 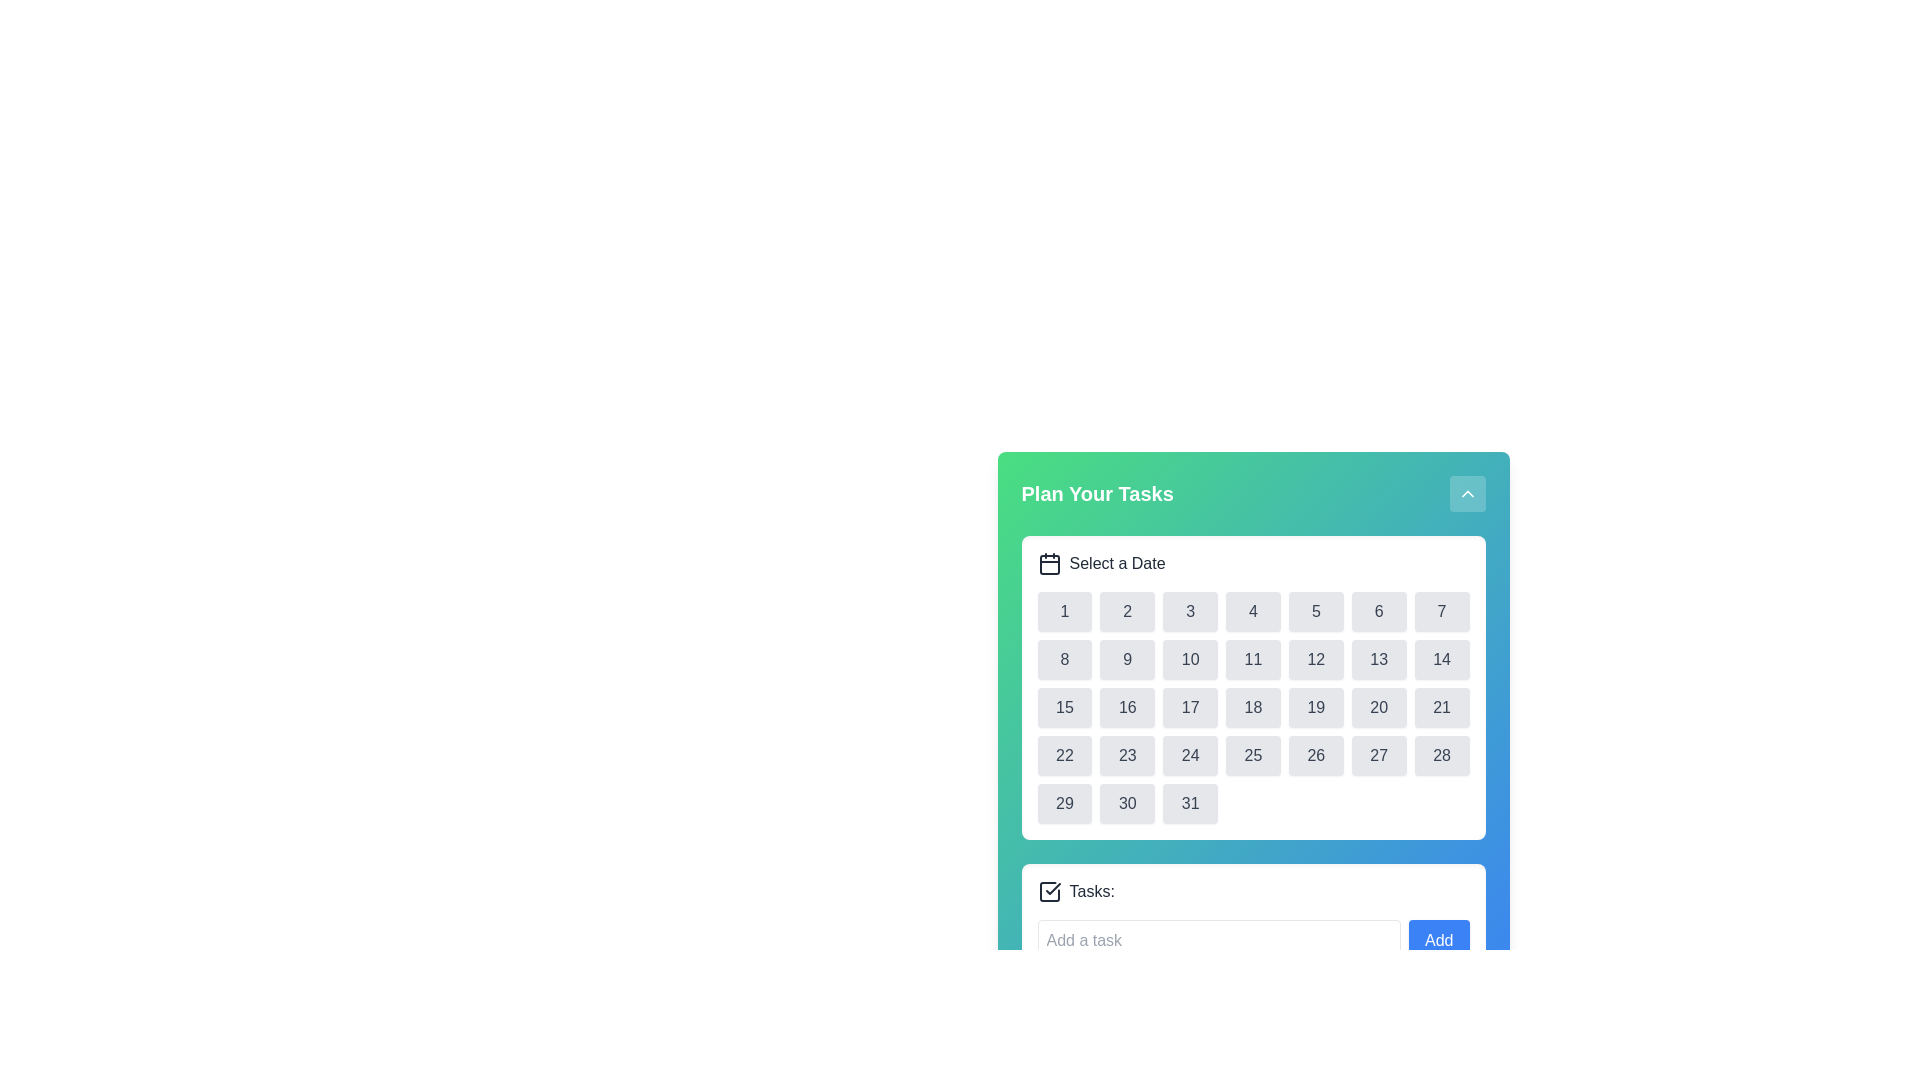 What do you see at coordinates (1127, 756) in the screenshot?
I see `the button labeled '23', which is a square grid item with a light grey background and dark grey centered text` at bounding box center [1127, 756].